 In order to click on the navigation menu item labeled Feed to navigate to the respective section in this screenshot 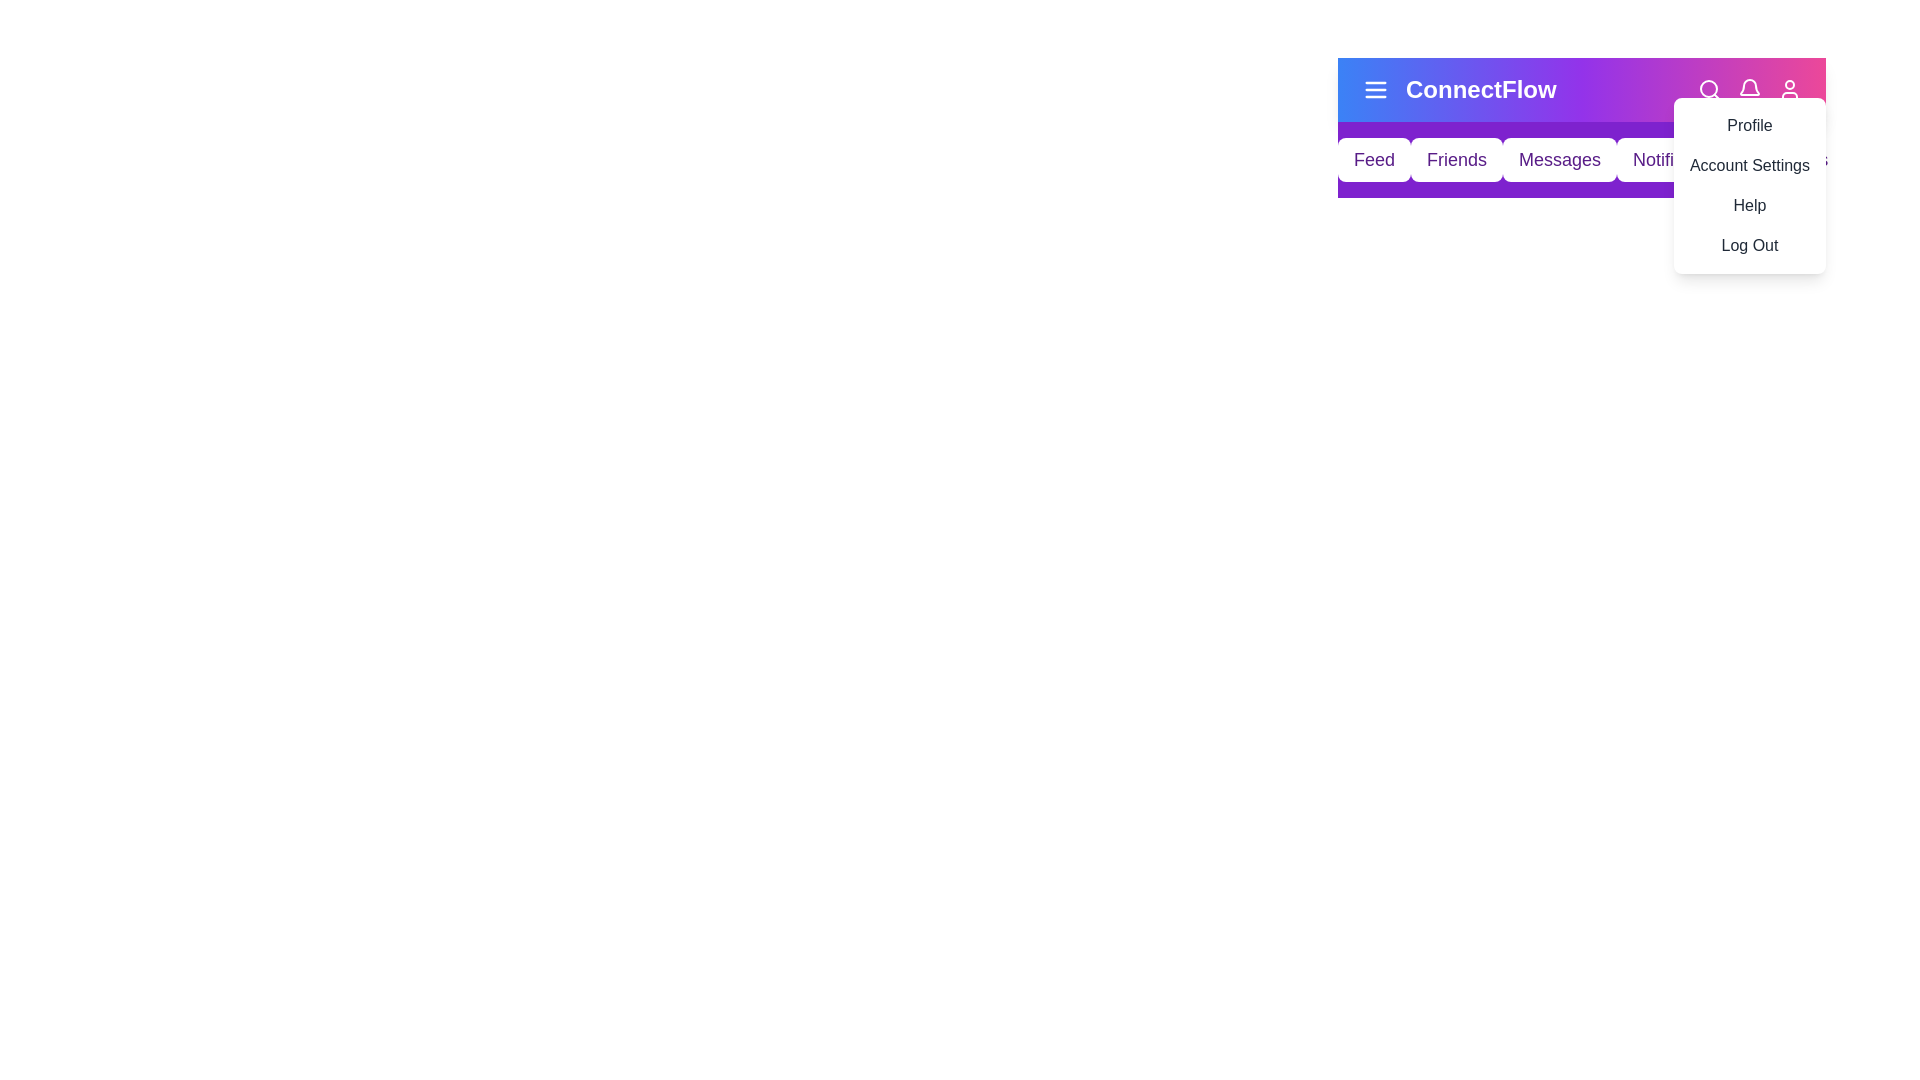, I will do `click(1373, 158)`.